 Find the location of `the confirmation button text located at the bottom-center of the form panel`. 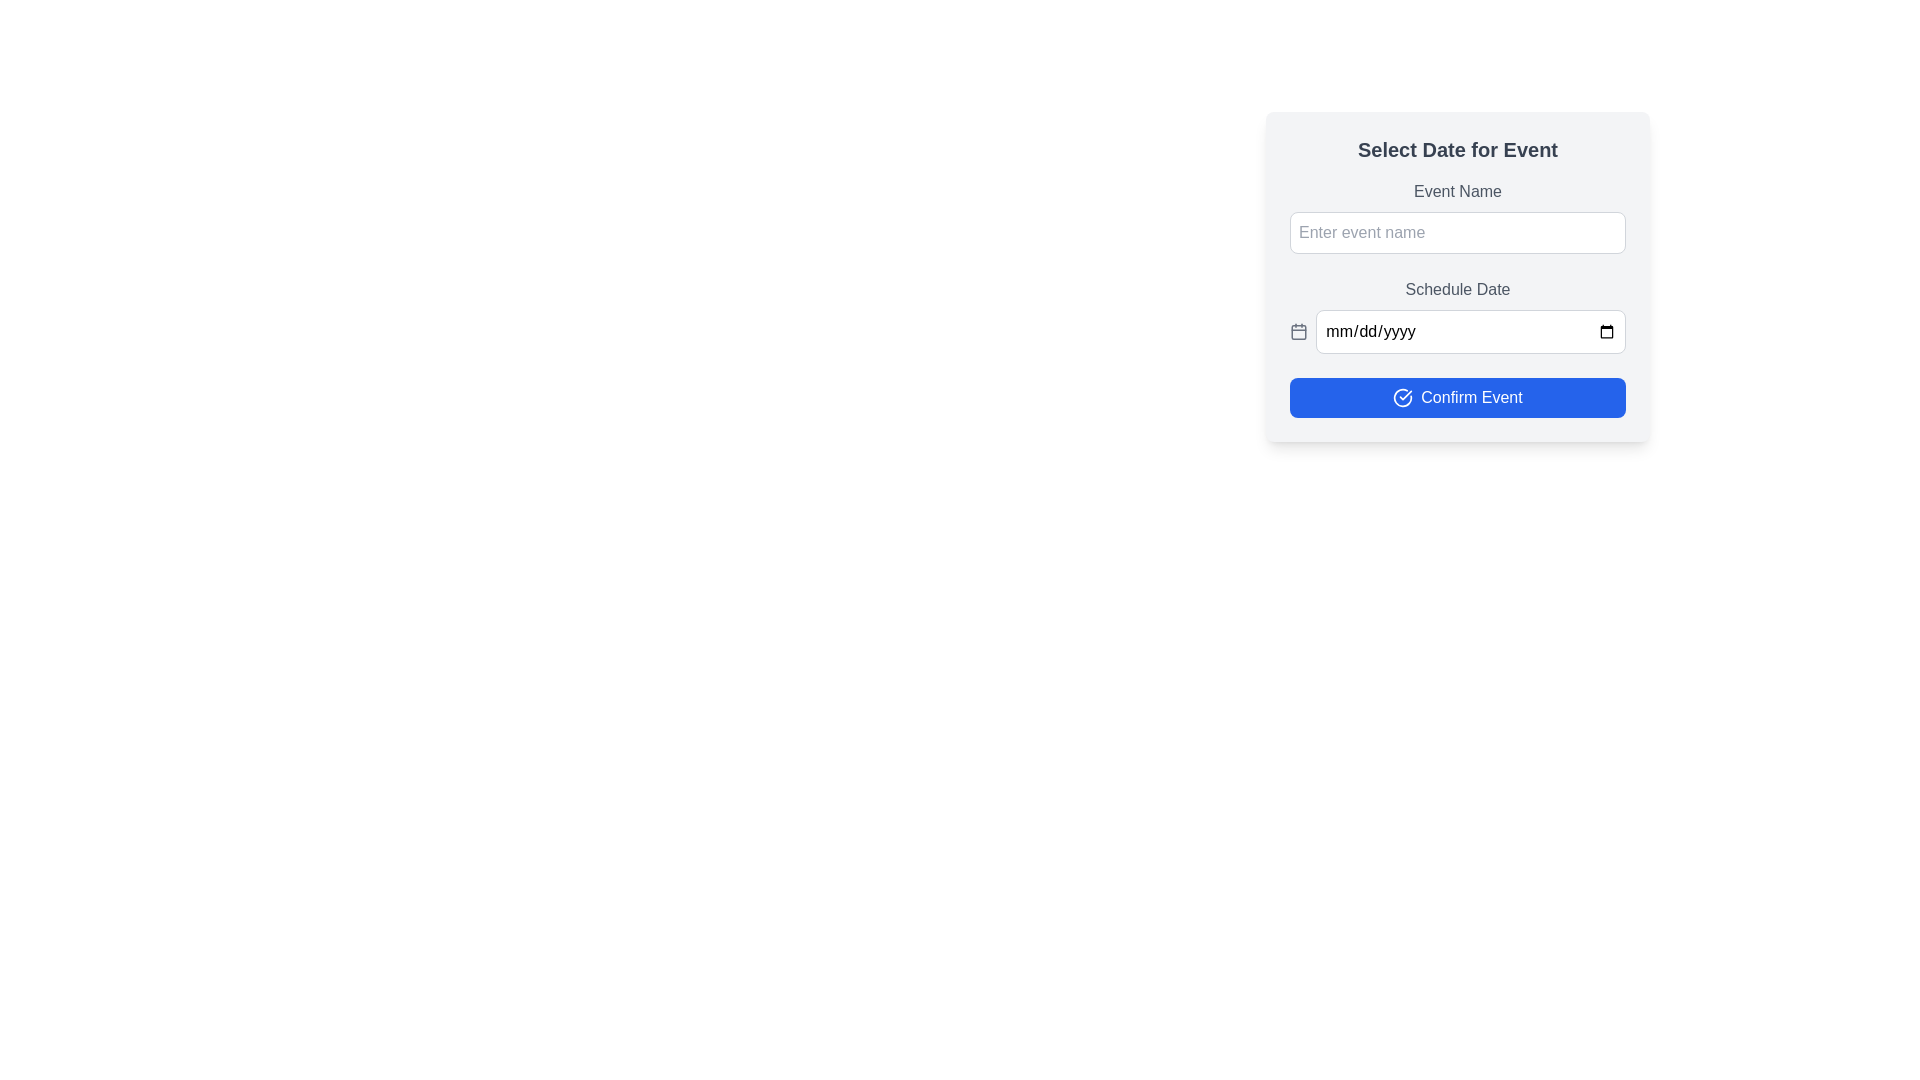

the confirmation button text located at the bottom-center of the form panel is located at coordinates (1472, 397).